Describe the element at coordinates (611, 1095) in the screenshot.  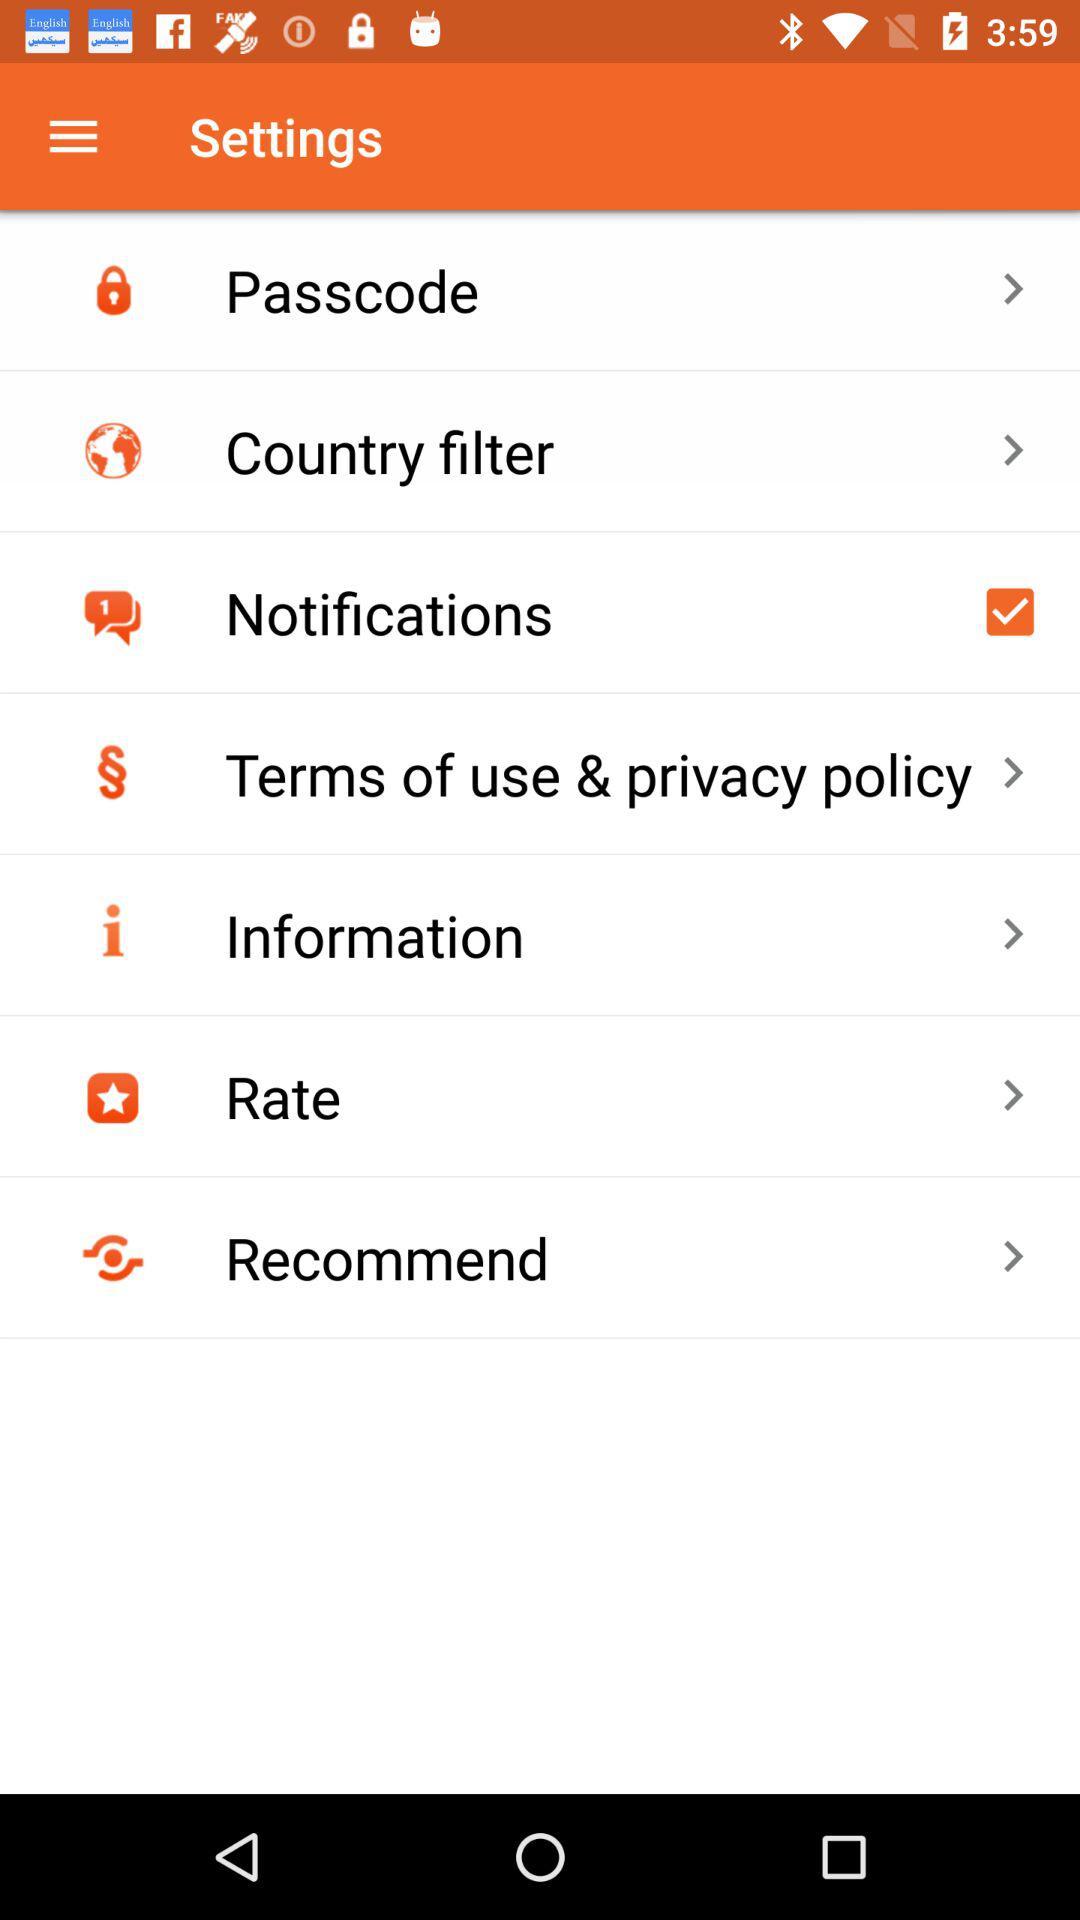
I see `the rate item` at that location.